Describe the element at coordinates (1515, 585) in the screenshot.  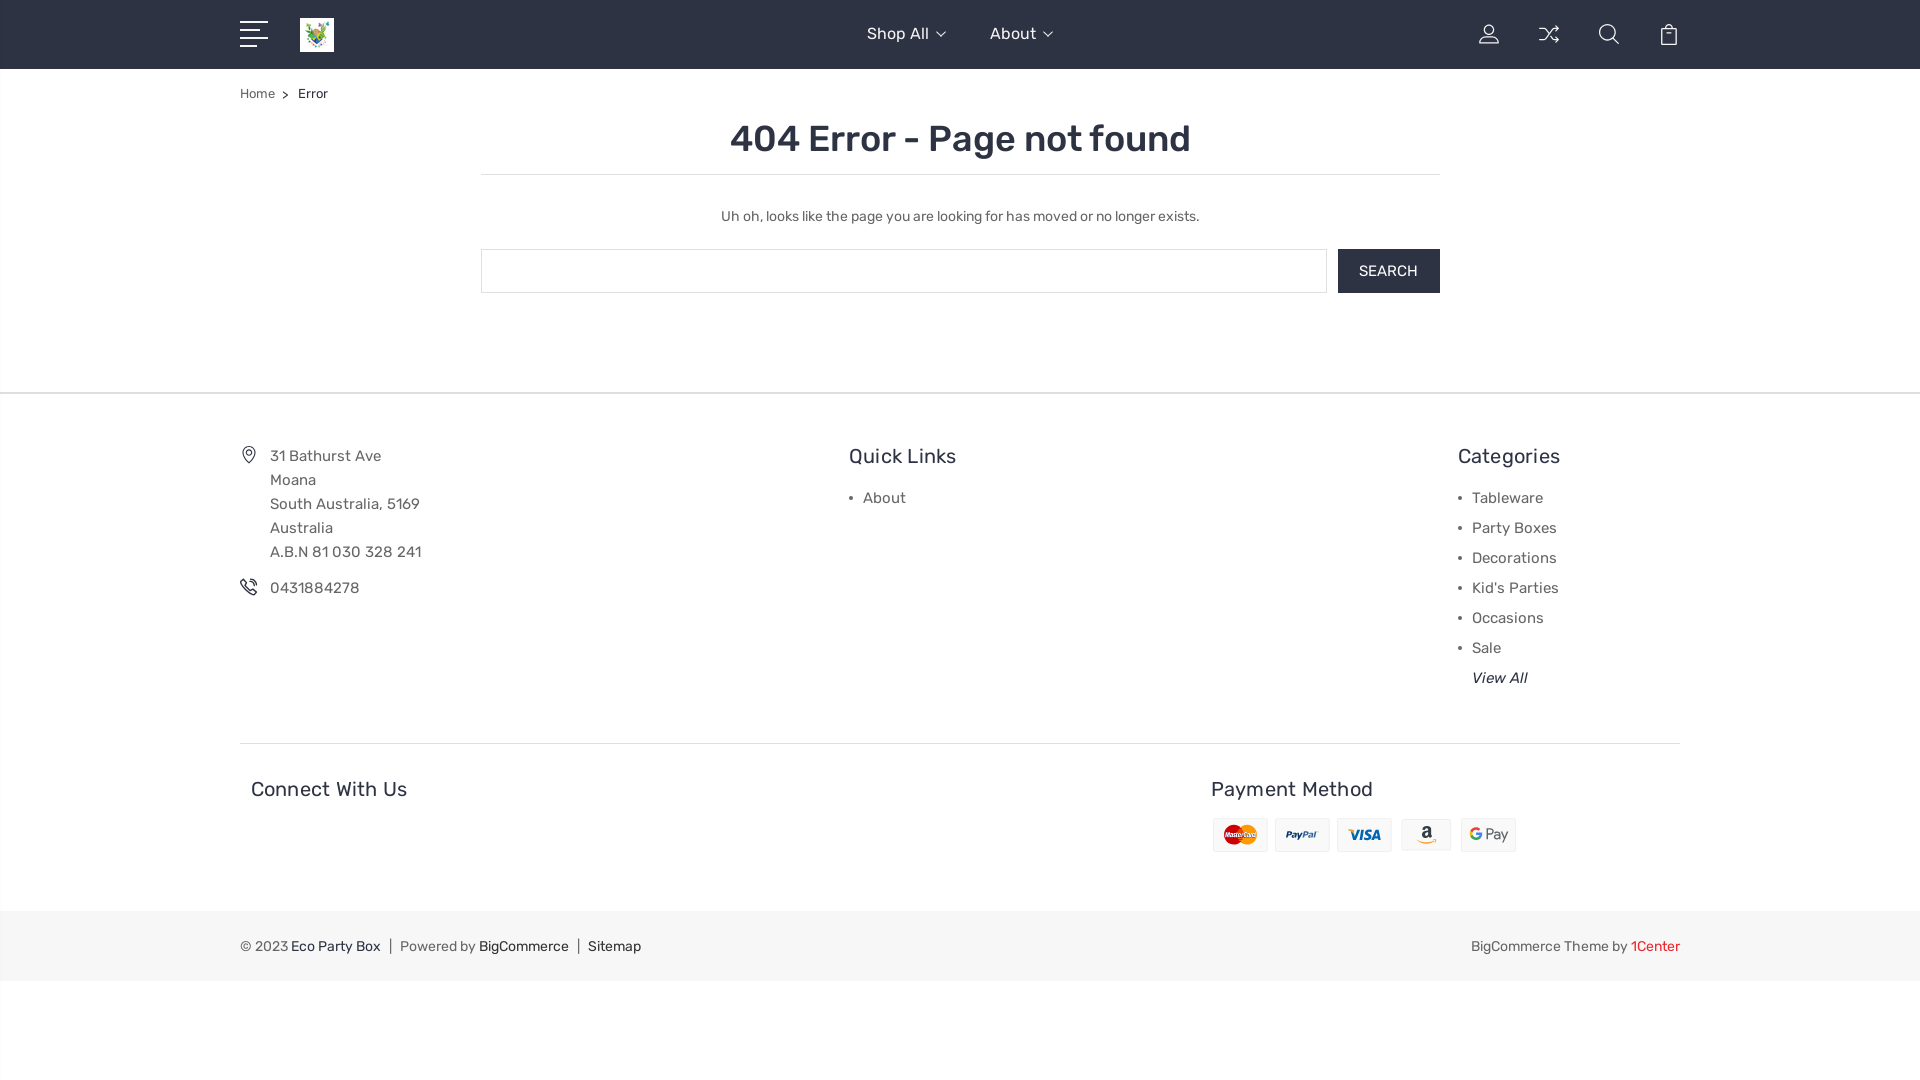
I see `'Kid's Parties'` at that location.